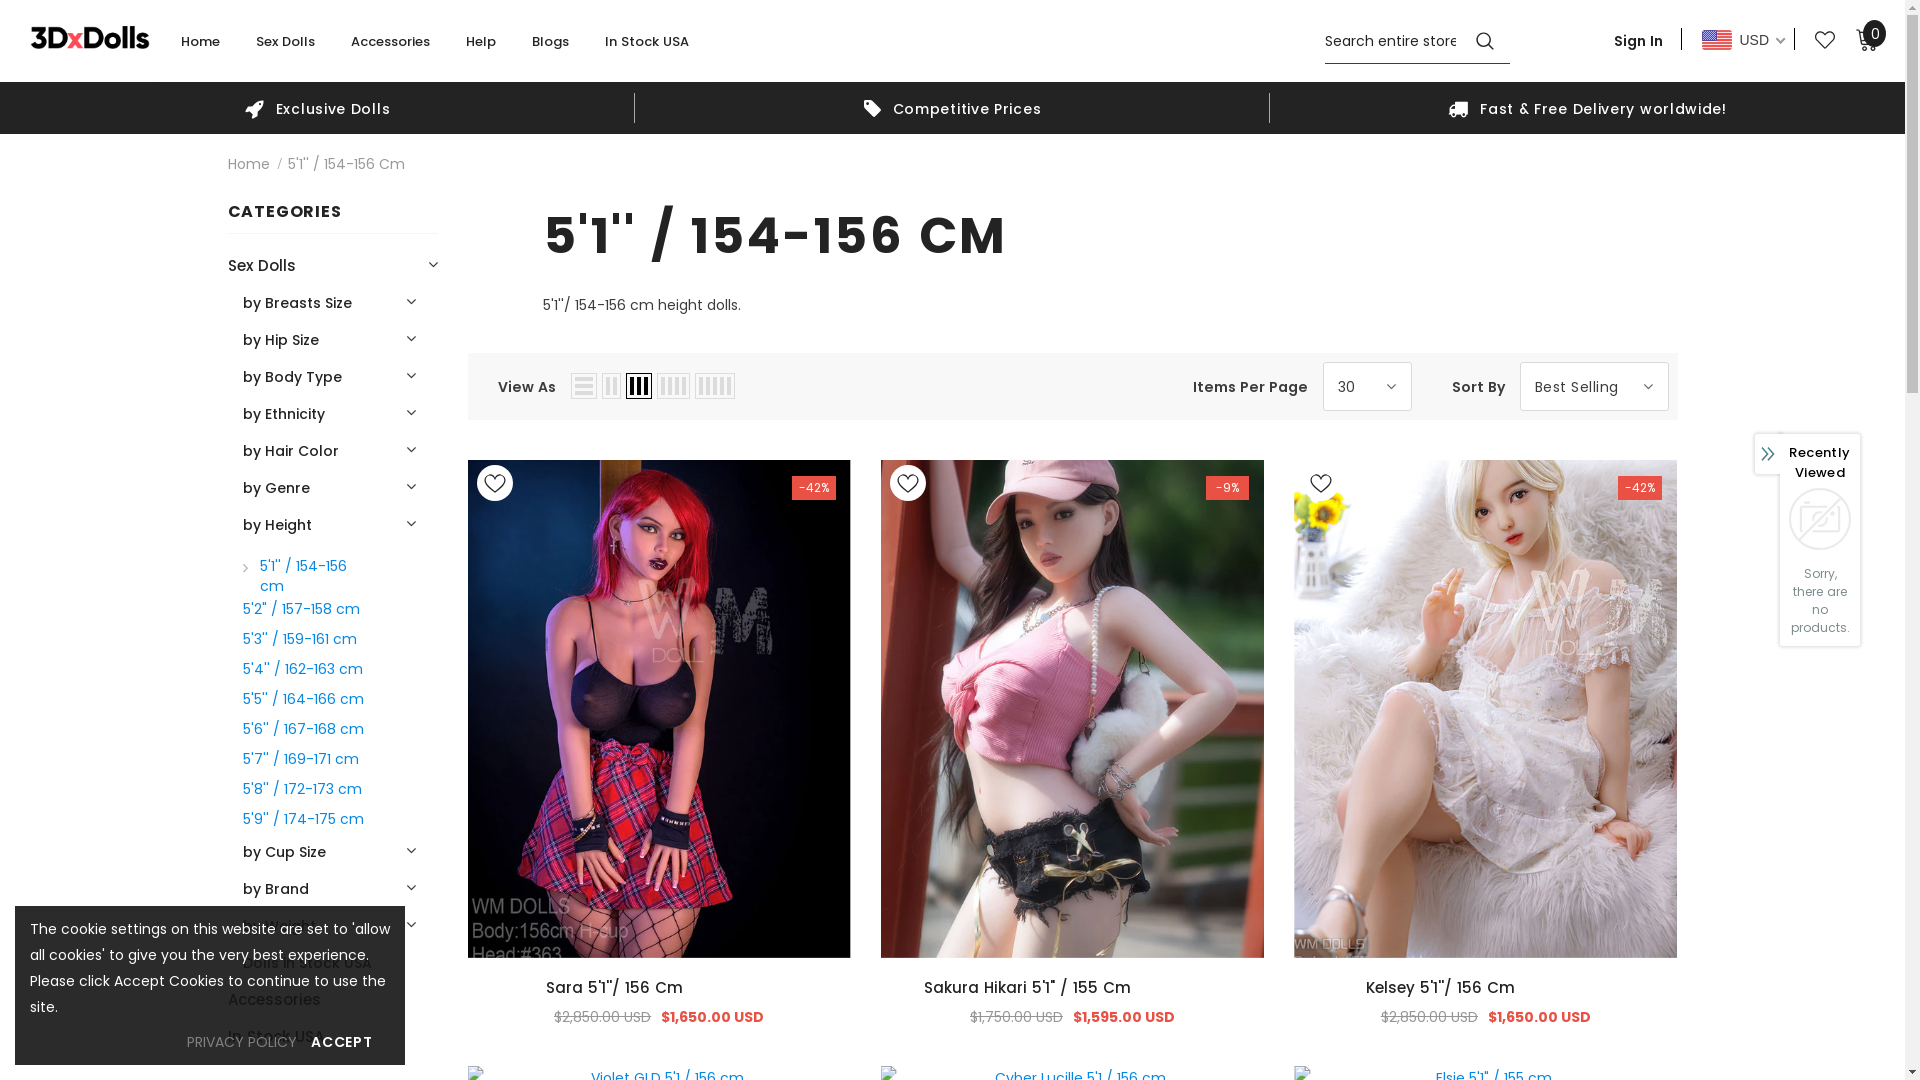 This screenshot has width=1920, height=1080. Describe the element at coordinates (297, 637) in the screenshot. I see `'5'3'' / 159-161 cm'` at that location.